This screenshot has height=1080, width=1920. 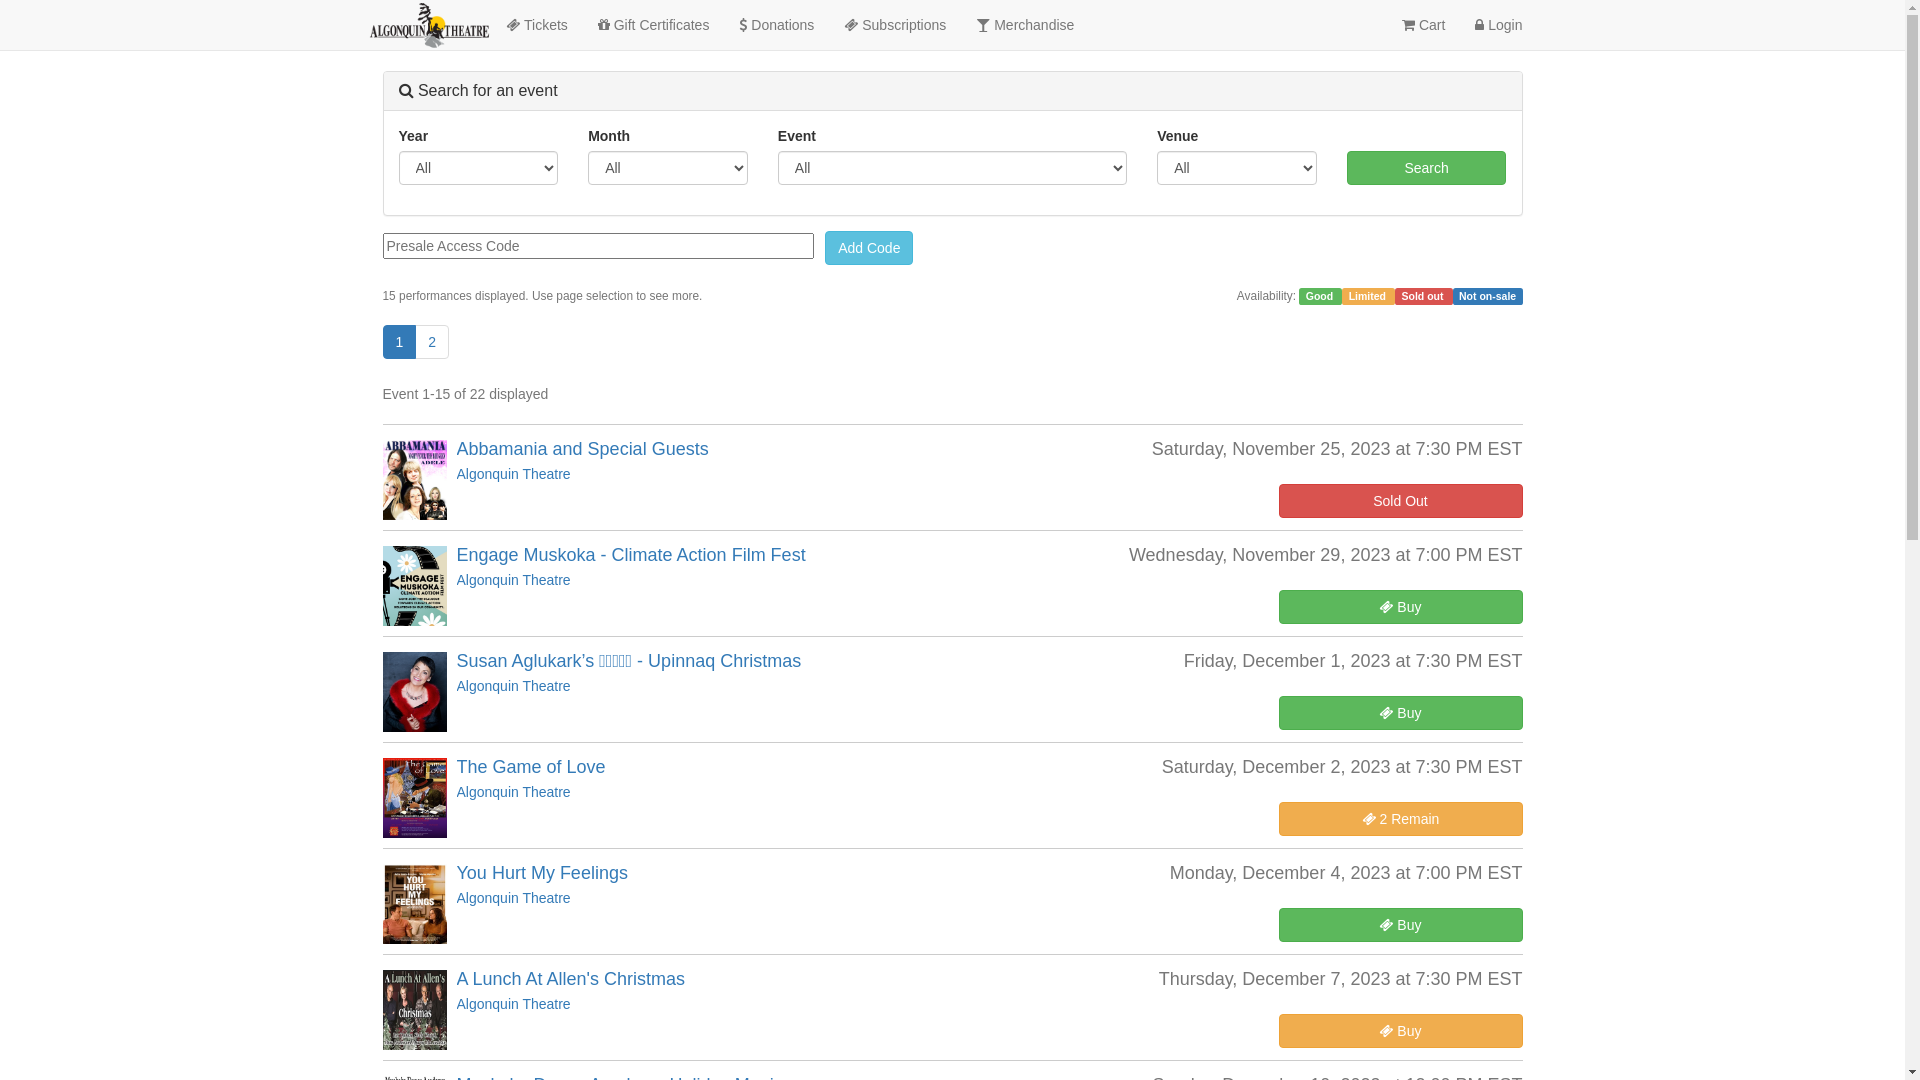 I want to click on 'Sold Out', so click(x=1399, y=500).